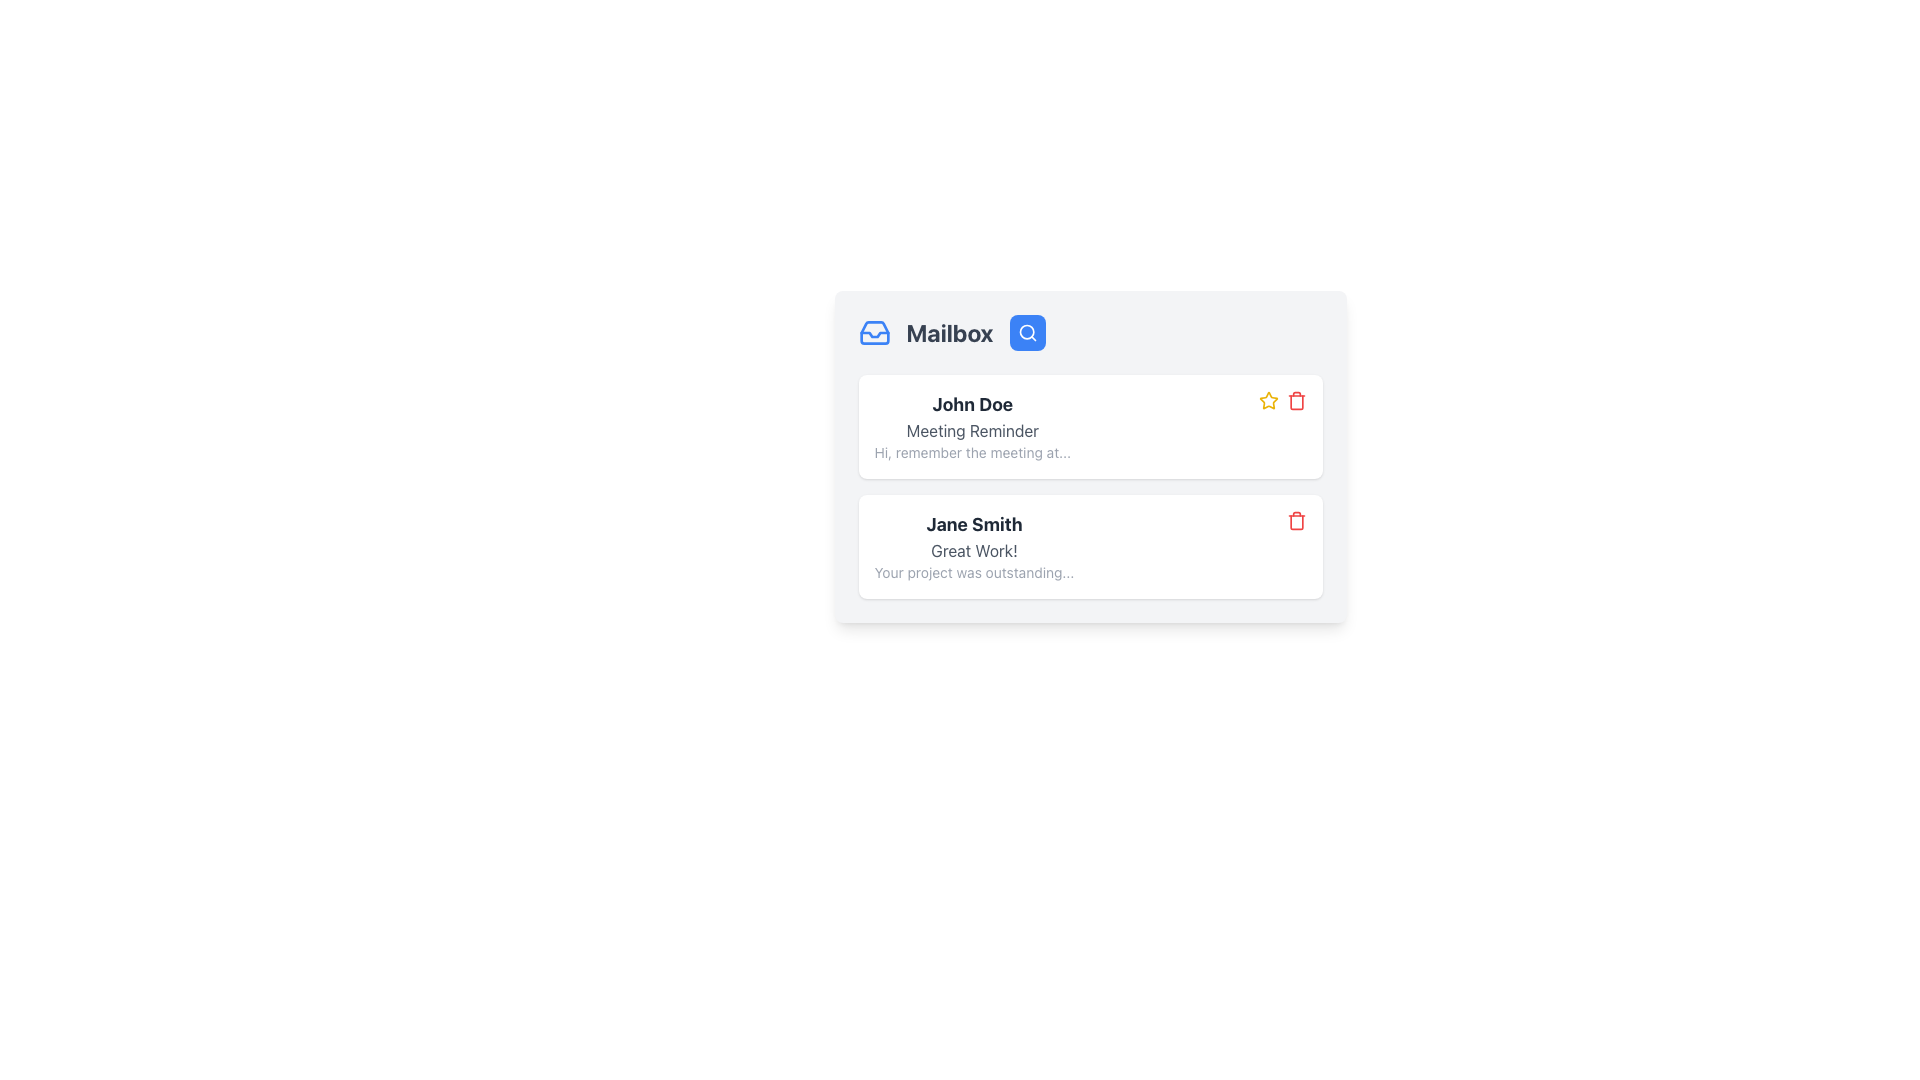 The height and width of the screenshot is (1080, 1920). I want to click on the text display reading 'Great Work!', so click(974, 551).